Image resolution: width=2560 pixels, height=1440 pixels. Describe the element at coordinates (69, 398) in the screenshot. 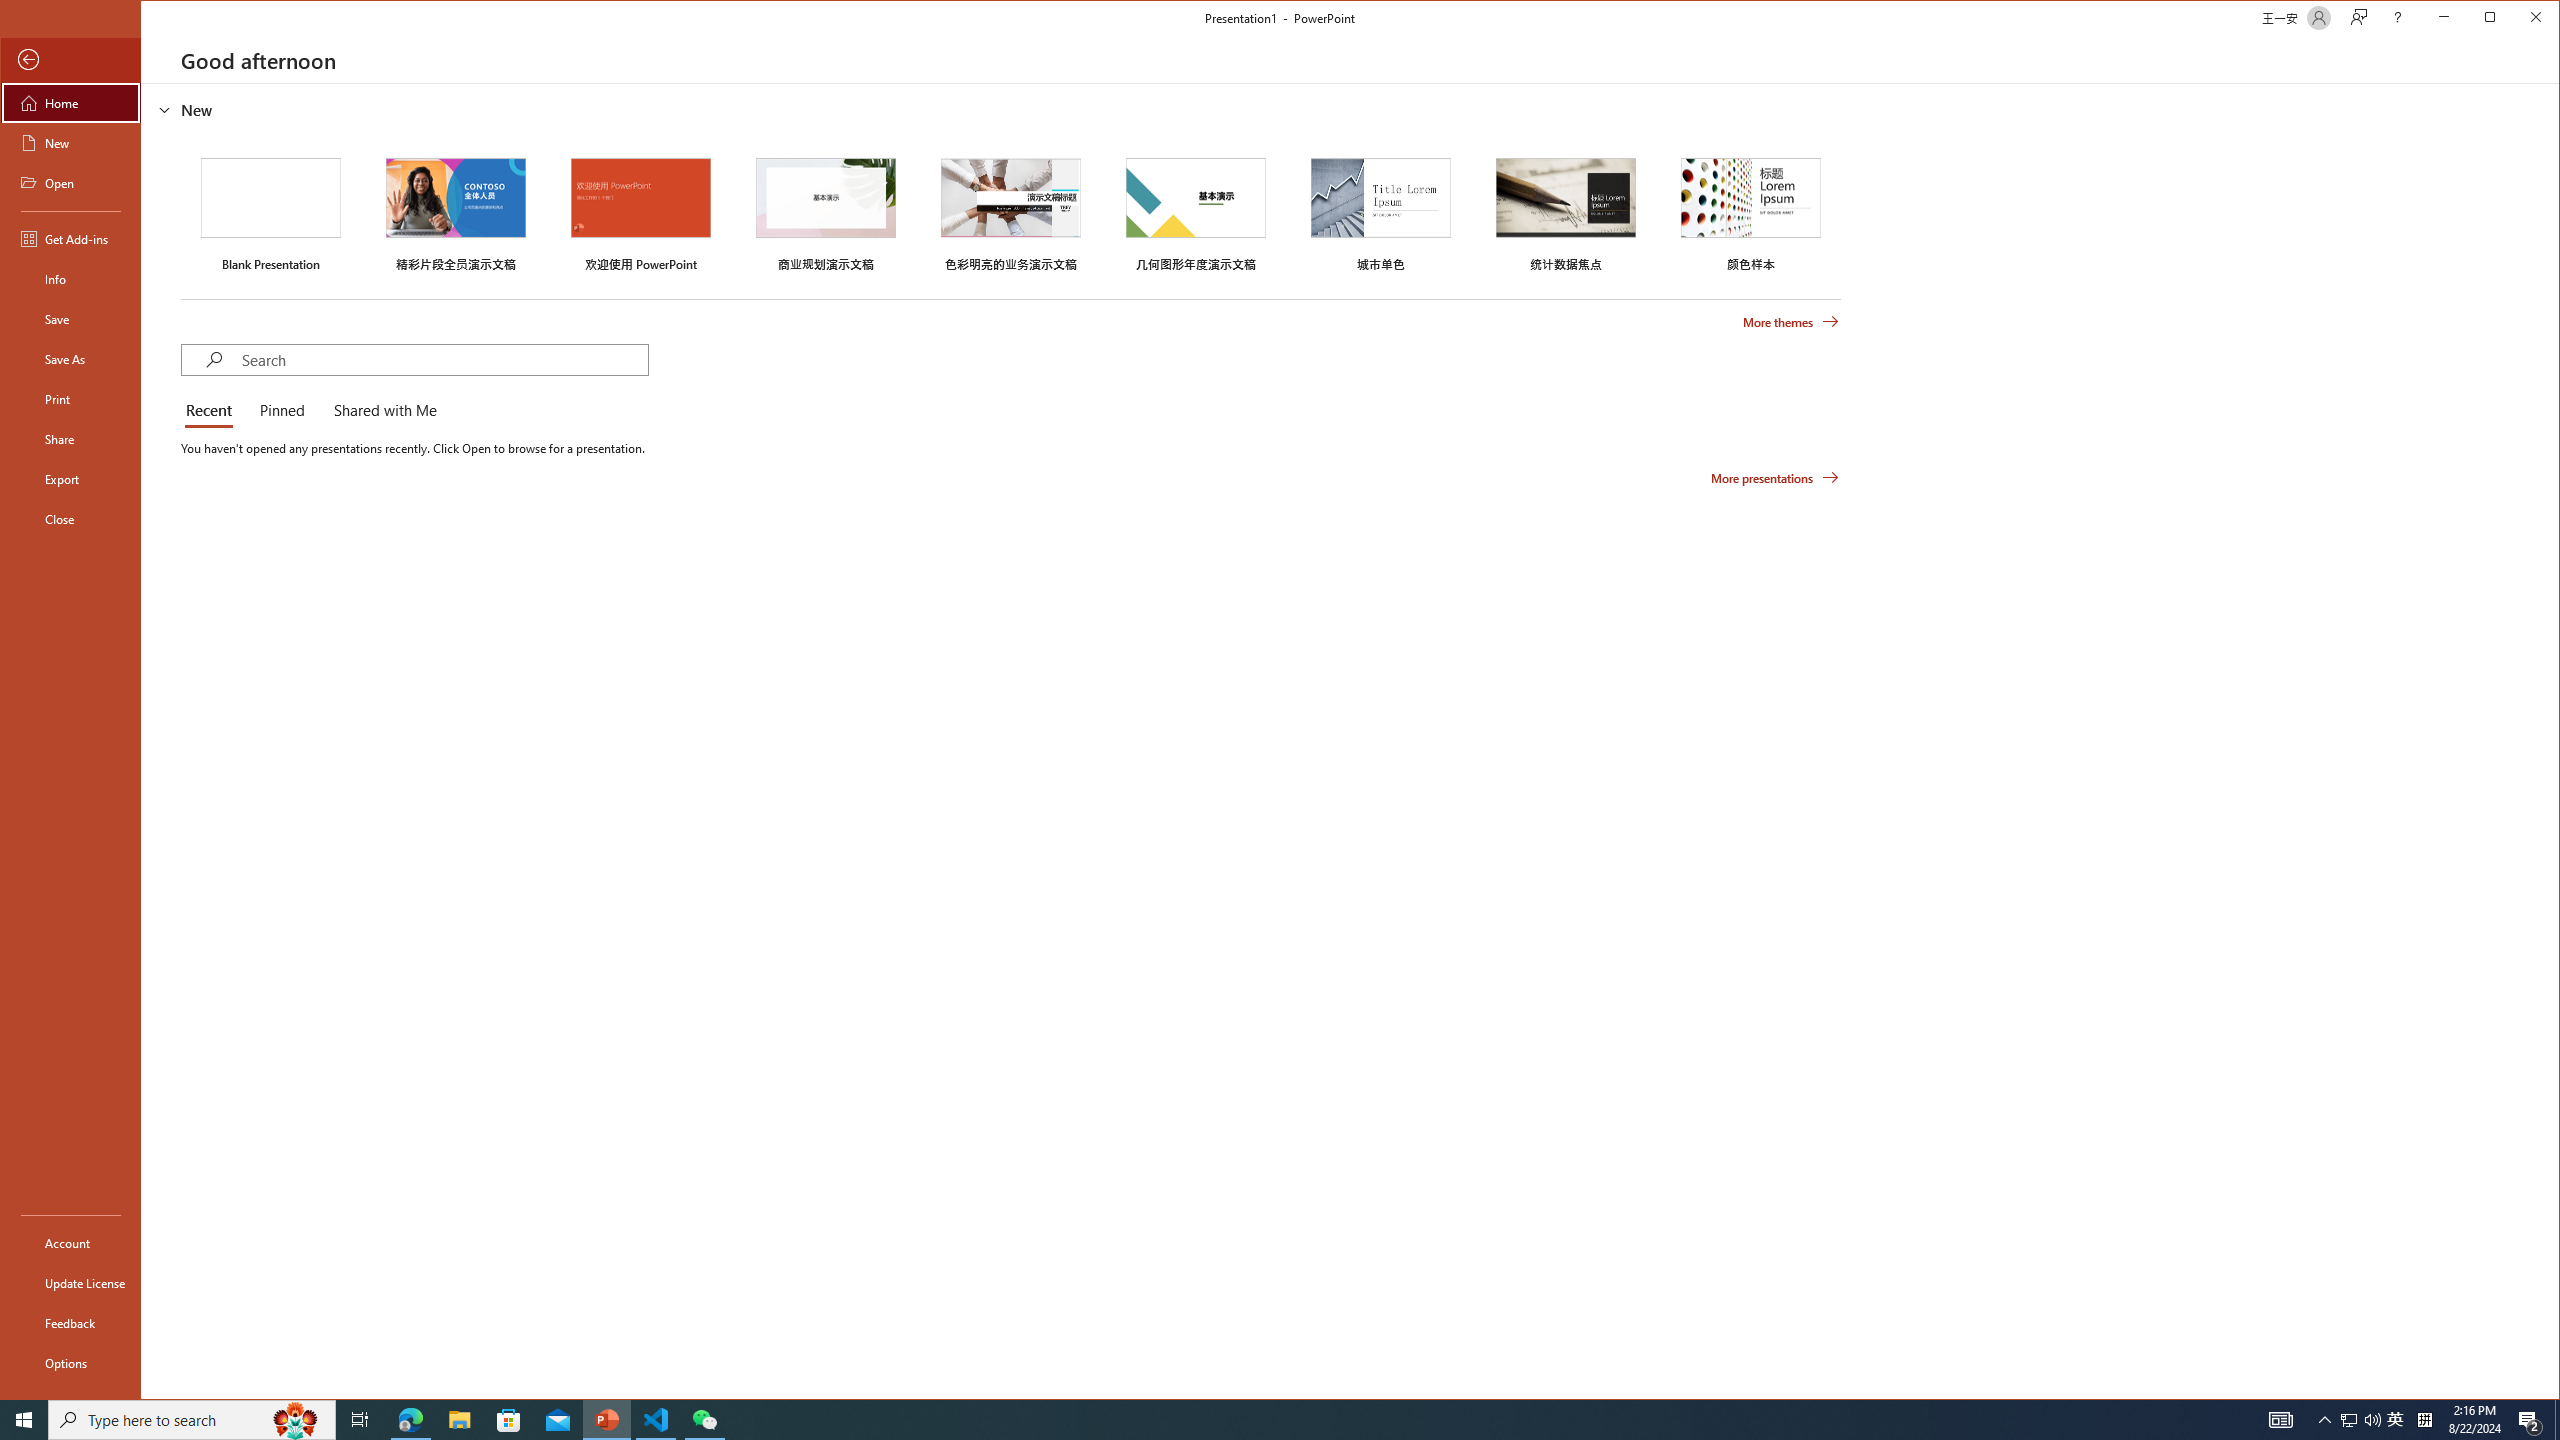

I see `'Print'` at that location.